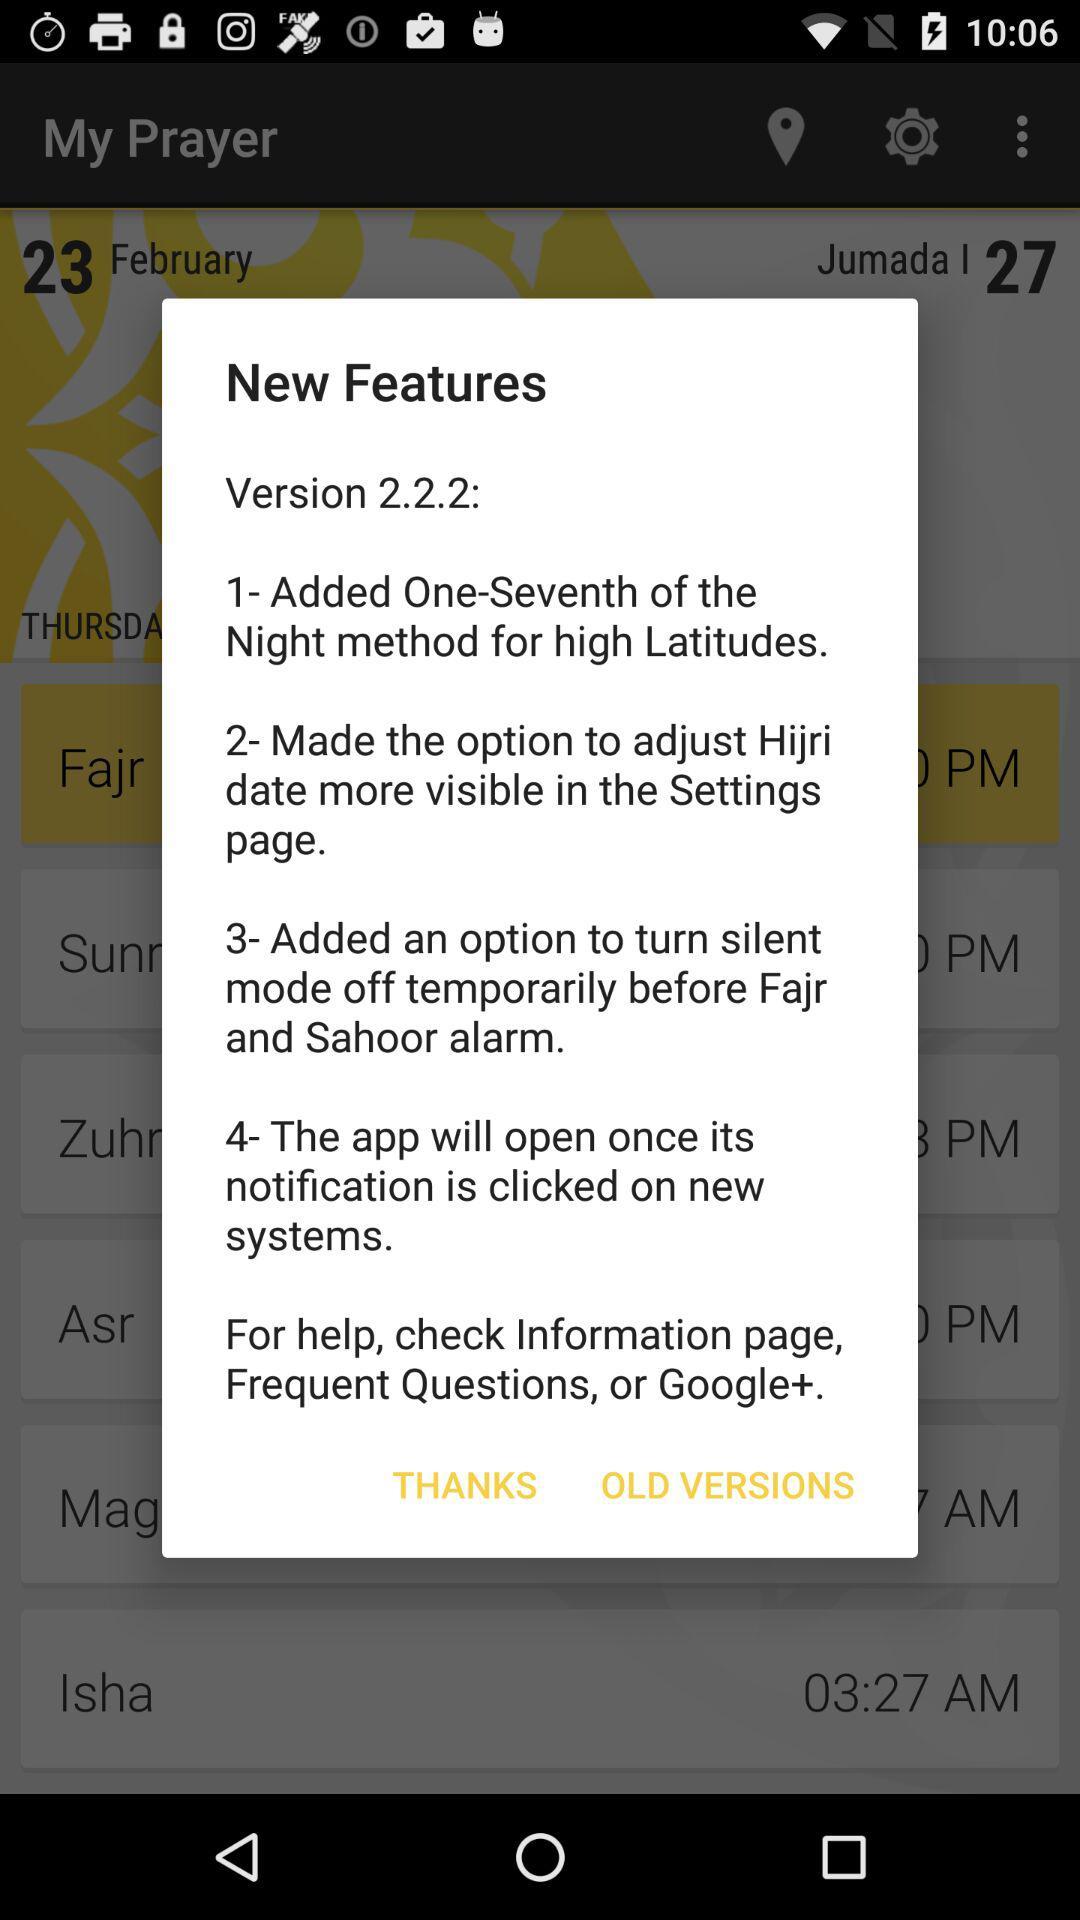  I want to click on icon to the left of old versions icon, so click(465, 1484).